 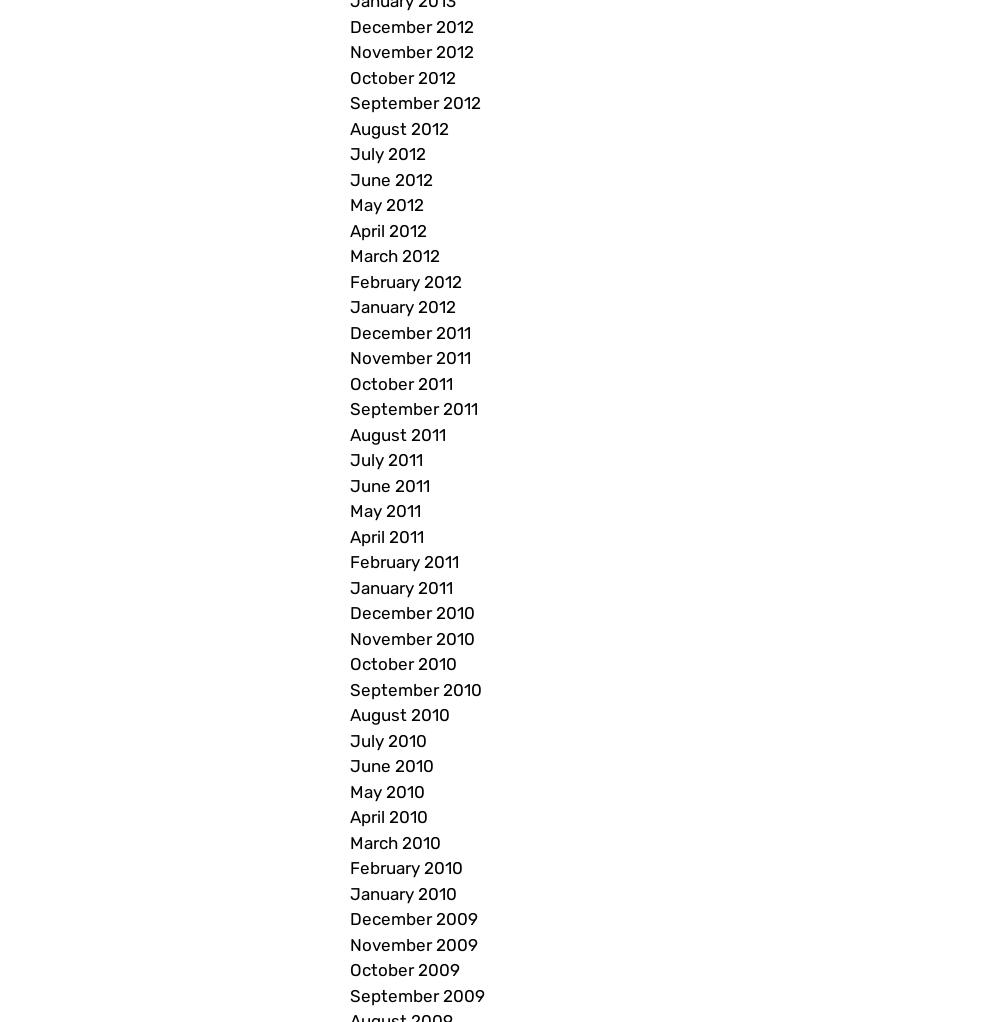 I want to click on 'March 2012', so click(x=349, y=256).